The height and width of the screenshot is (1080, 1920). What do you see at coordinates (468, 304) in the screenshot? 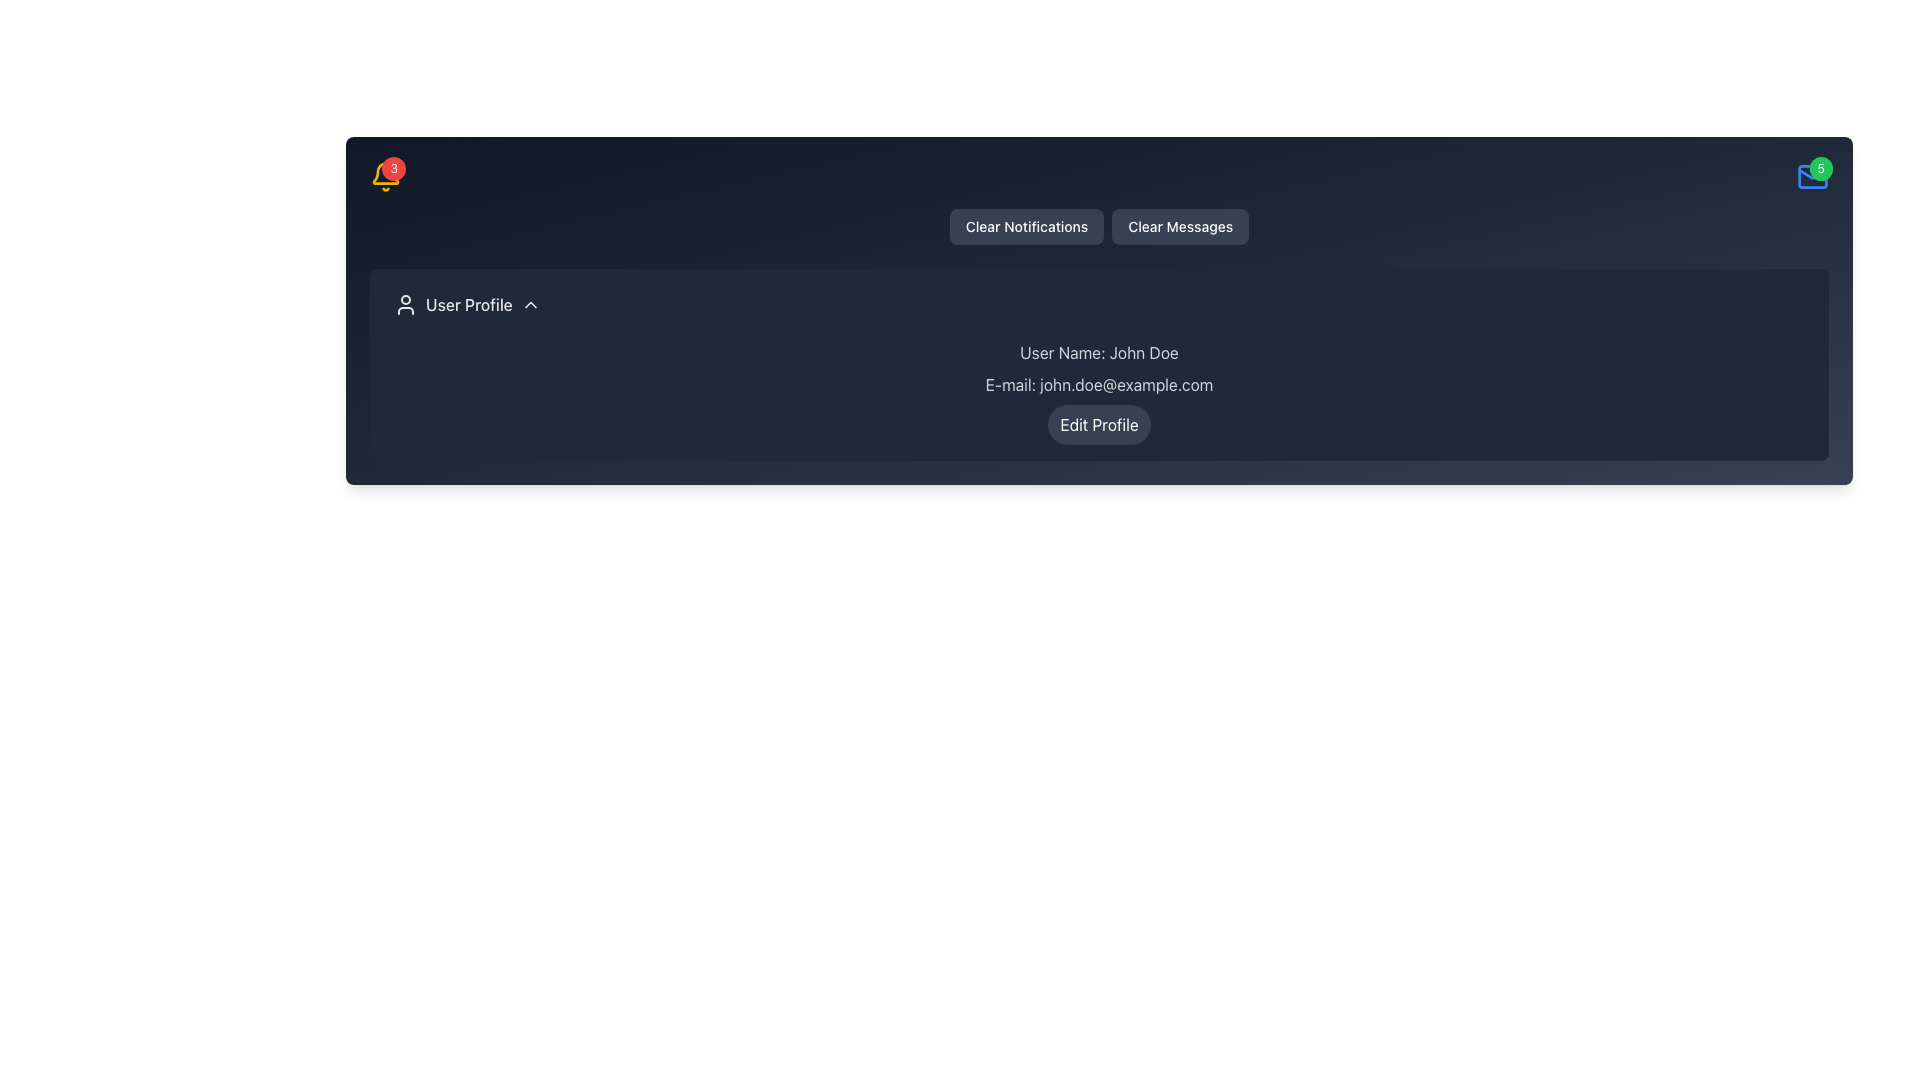
I see `text label 'User Profile' located in the user navigation menu, which is displayed in medium font weight and gray color against a dark background` at bounding box center [468, 304].